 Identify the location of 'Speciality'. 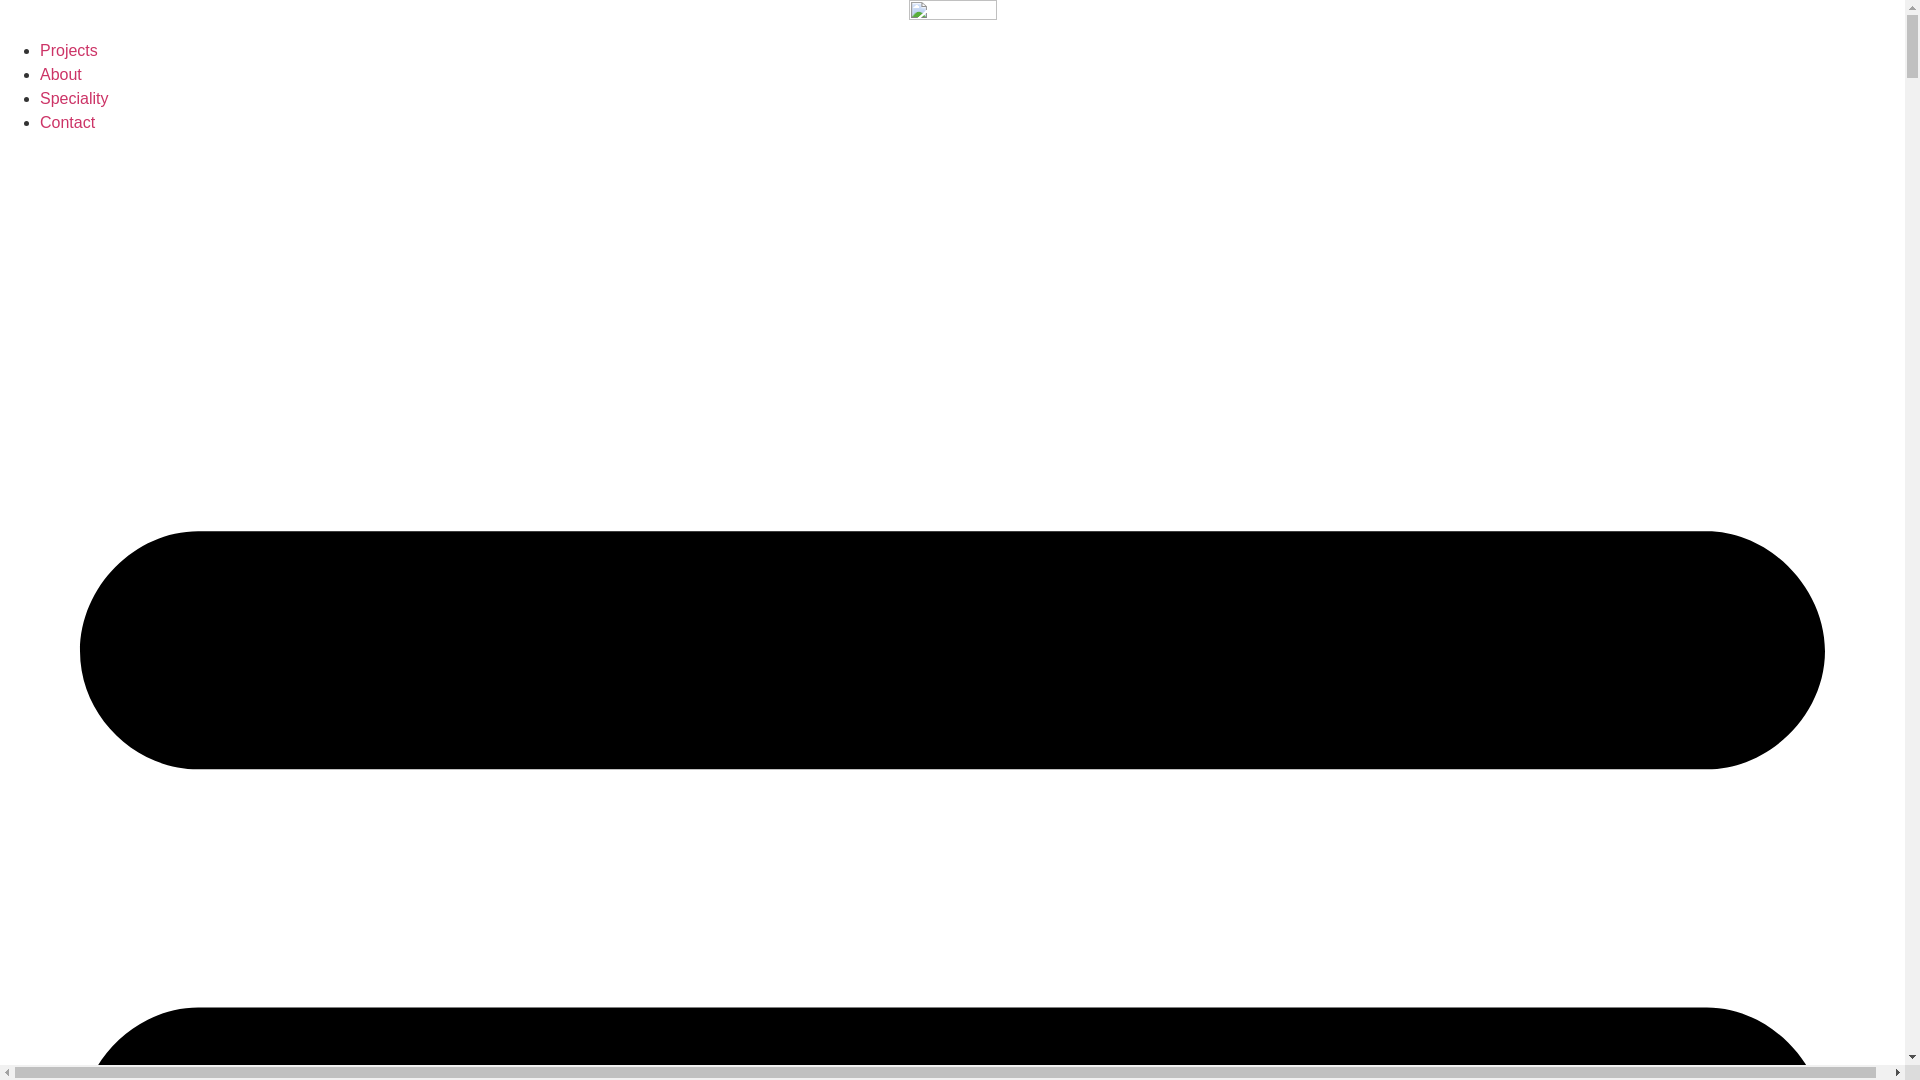
(73, 98).